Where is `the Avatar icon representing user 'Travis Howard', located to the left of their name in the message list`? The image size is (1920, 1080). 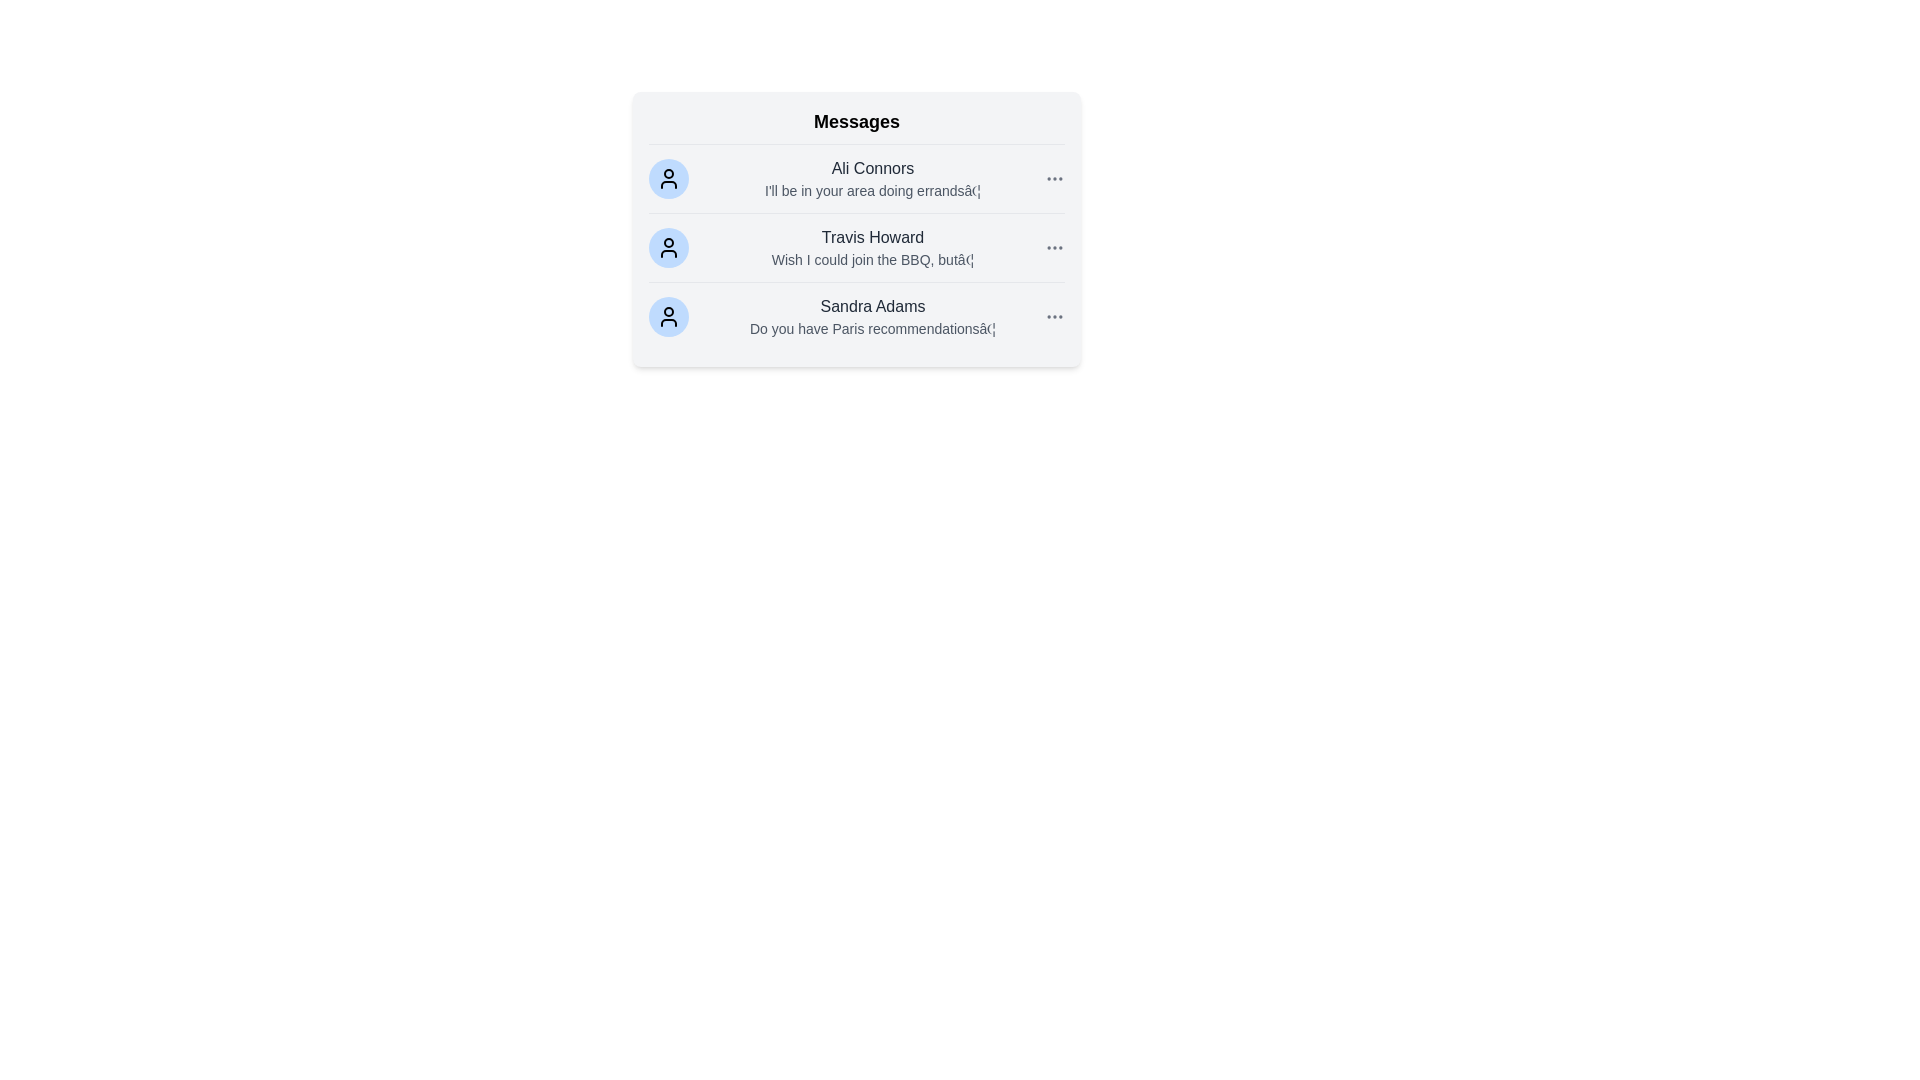
the Avatar icon representing user 'Travis Howard', located to the left of their name in the message list is located at coordinates (668, 246).